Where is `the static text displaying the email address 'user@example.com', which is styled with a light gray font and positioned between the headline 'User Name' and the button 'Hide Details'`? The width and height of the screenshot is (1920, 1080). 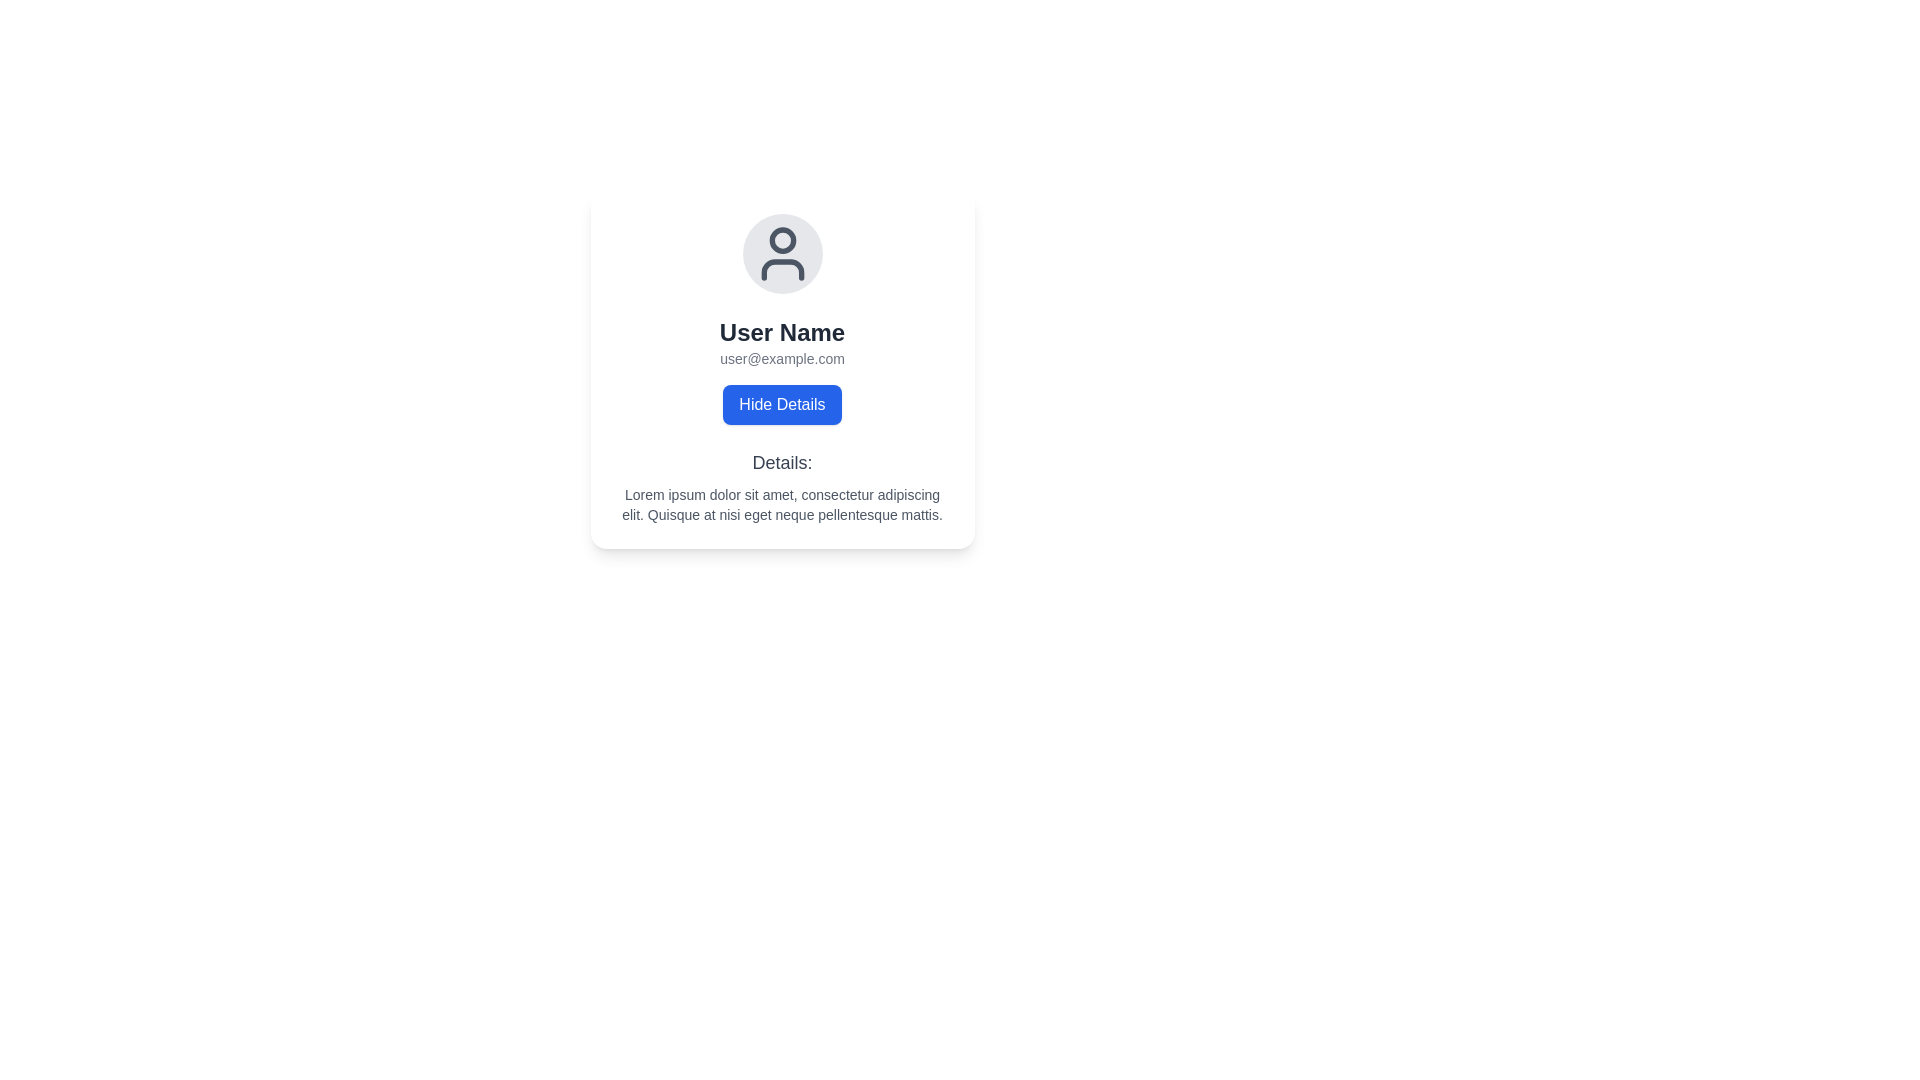
the static text displaying the email address 'user@example.com', which is styled with a light gray font and positioned between the headline 'User Name' and the button 'Hide Details' is located at coordinates (781, 357).